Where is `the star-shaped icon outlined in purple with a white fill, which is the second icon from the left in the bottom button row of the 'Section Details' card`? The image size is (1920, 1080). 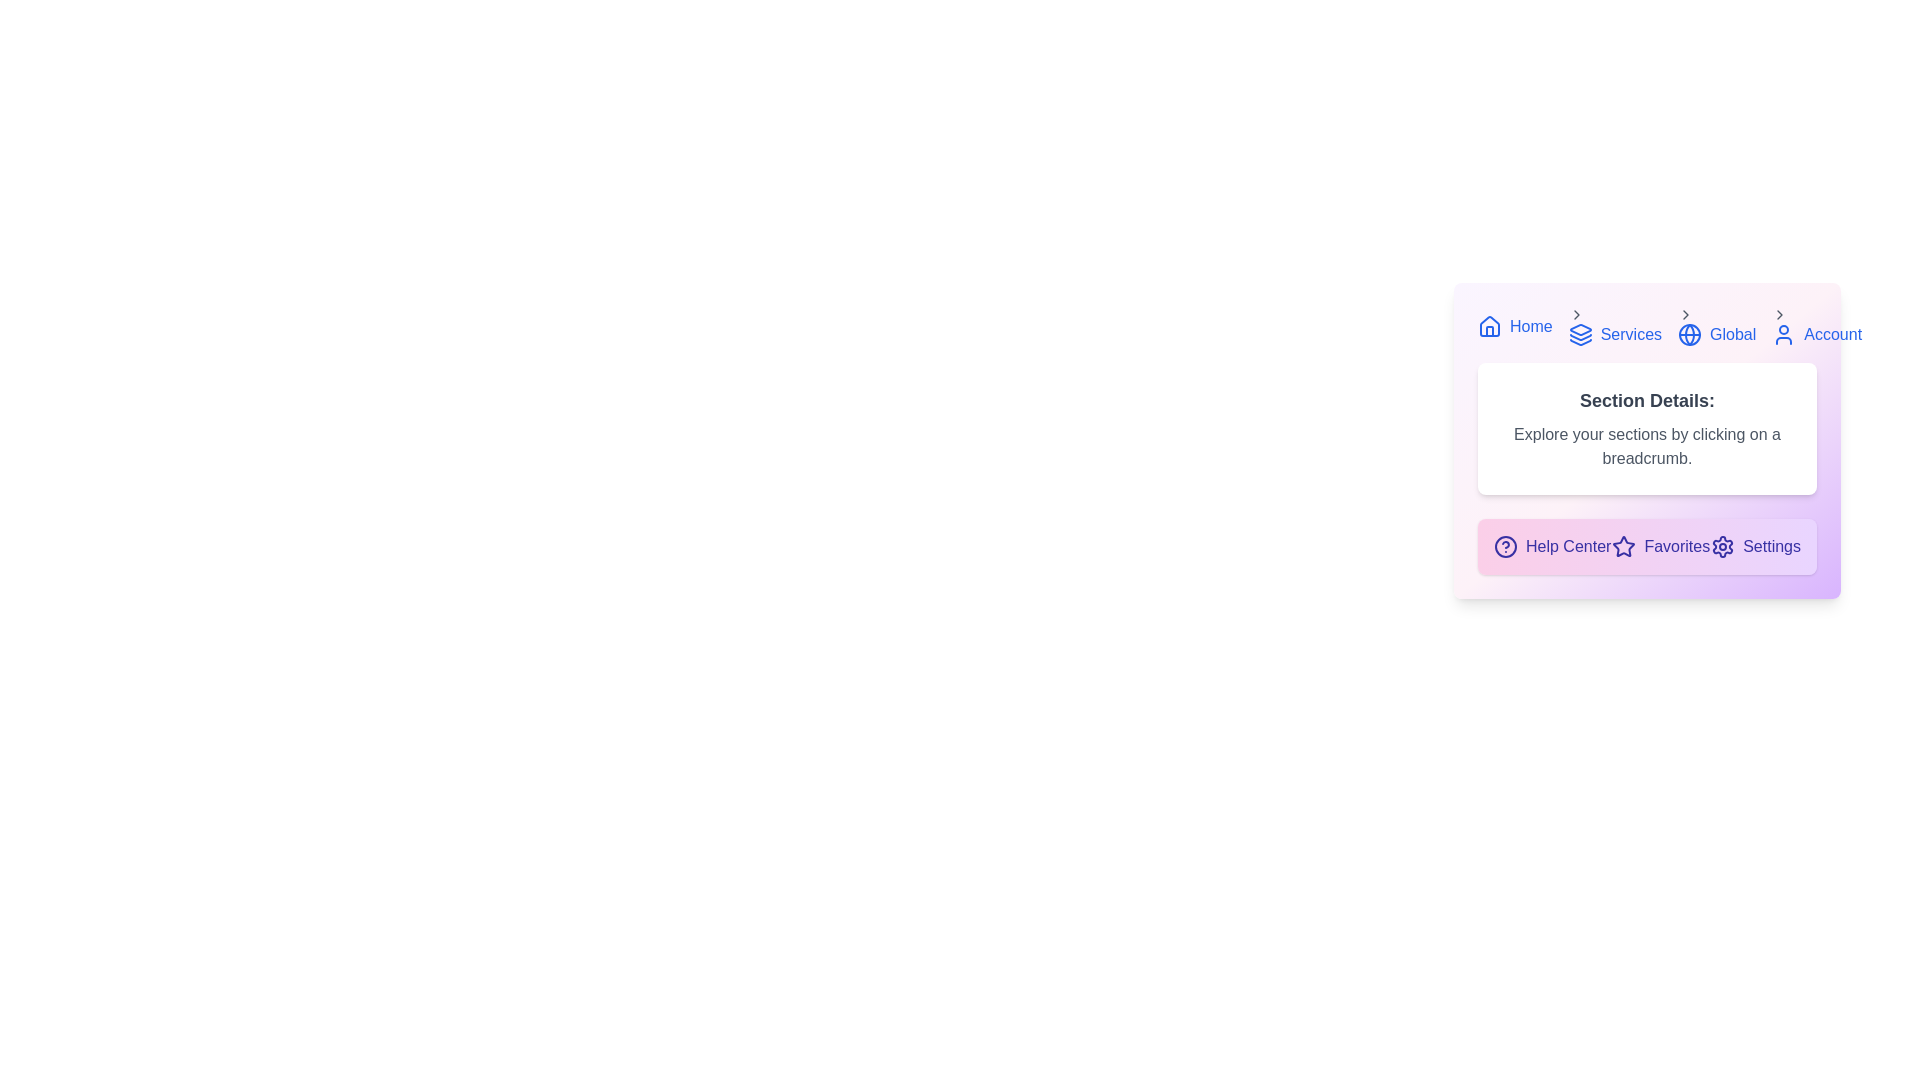
the star-shaped icon outlined in purple with a white fill, which is the second icon from the left in the bottom button row of the 'Section Details' card is located at coordinates (1624, 546).